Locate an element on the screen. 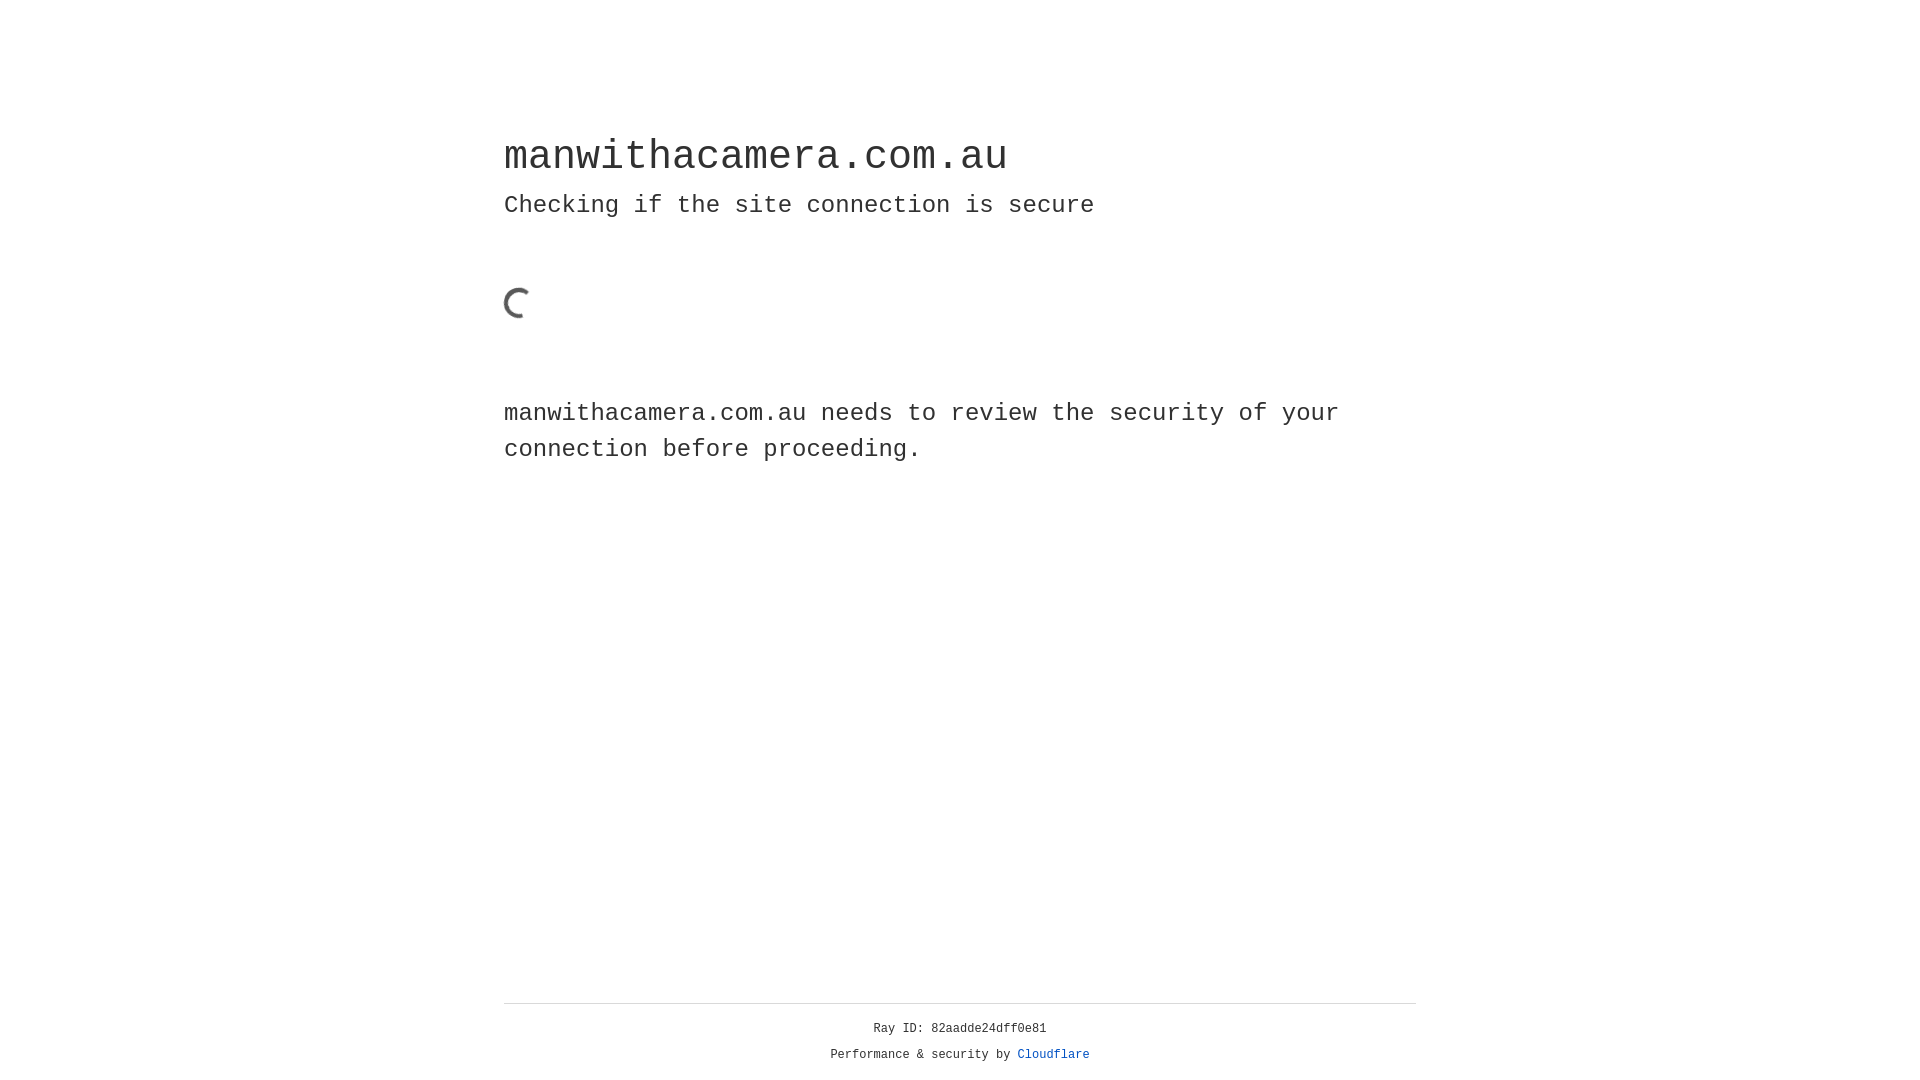 Image resolution: width=1920 pixels, height=1080 pixels. 'Cloudflare' is located at coordinates (1053, 1054).